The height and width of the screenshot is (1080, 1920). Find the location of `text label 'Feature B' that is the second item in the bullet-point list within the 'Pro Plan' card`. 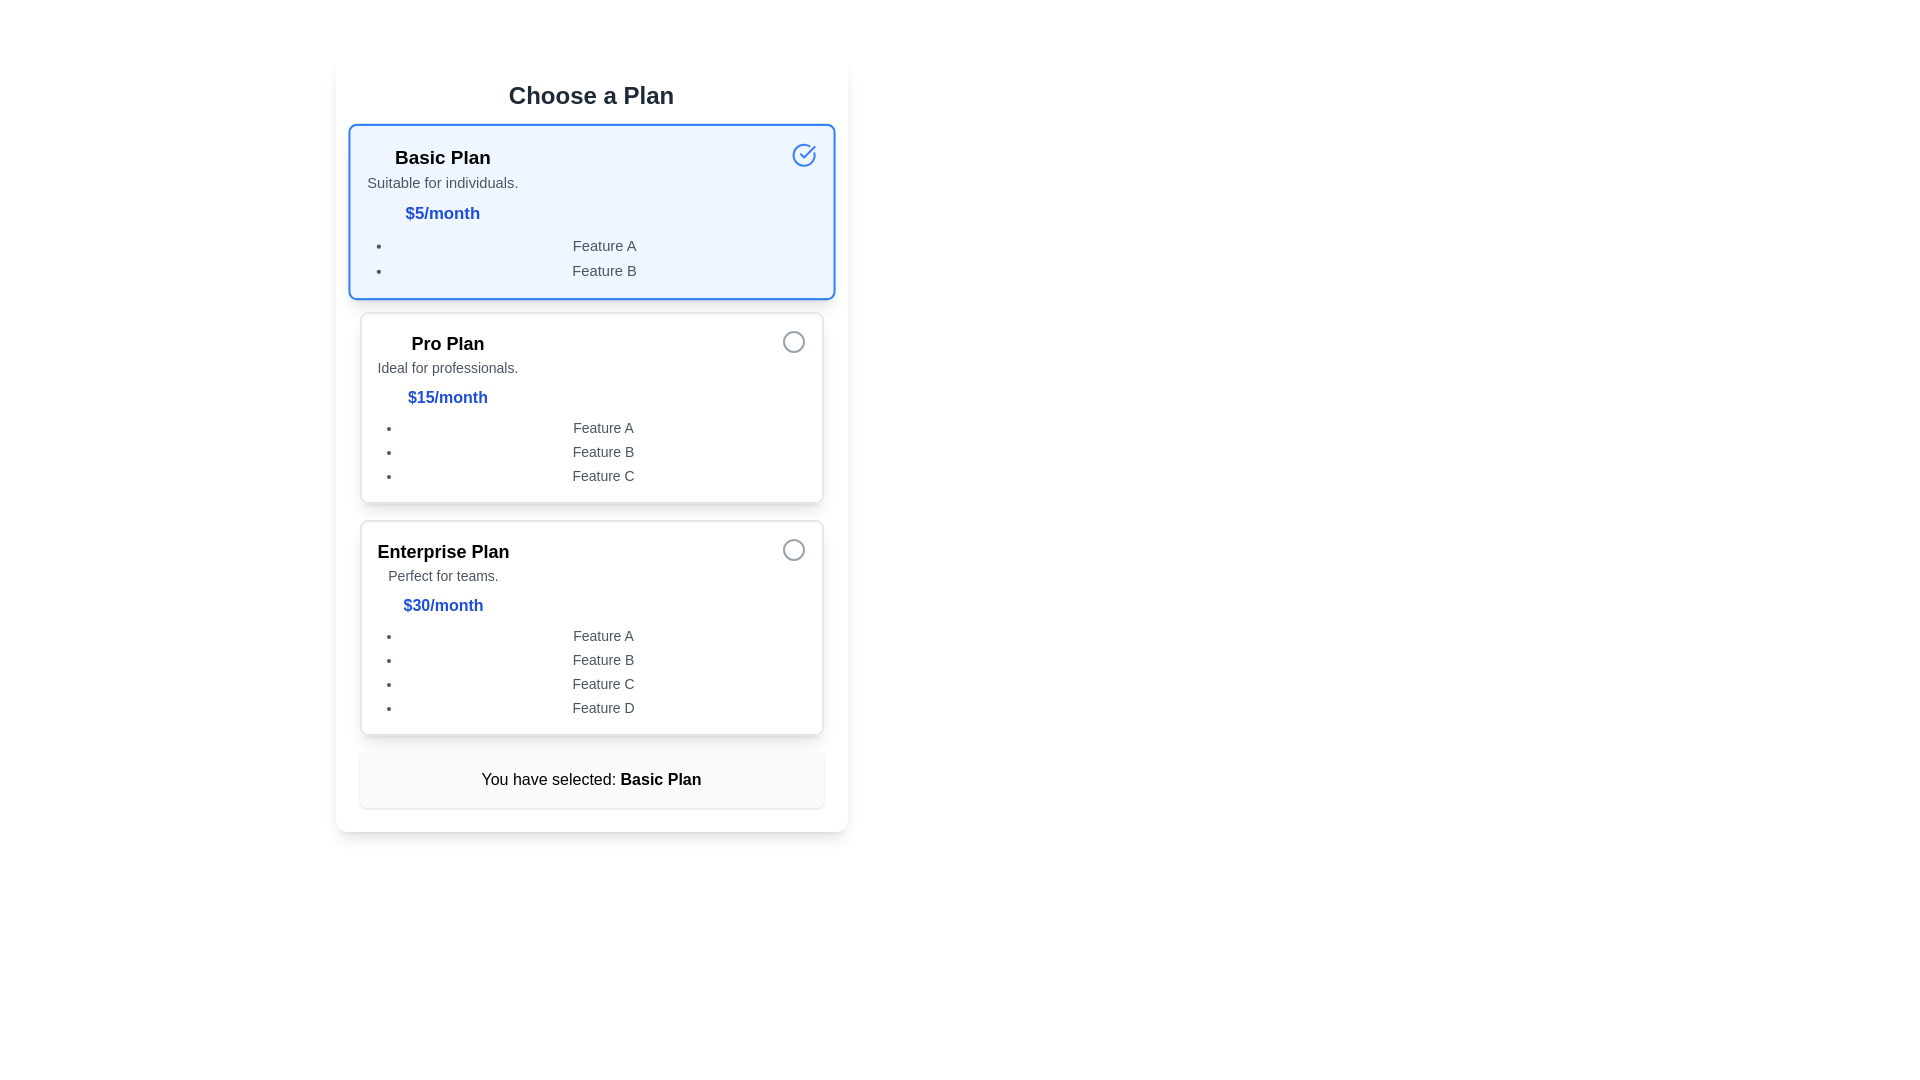

text label 'Feature B' that is the second item in the bullet-point list within the 'Pro Plan' card is located at coordinates (602, 451).